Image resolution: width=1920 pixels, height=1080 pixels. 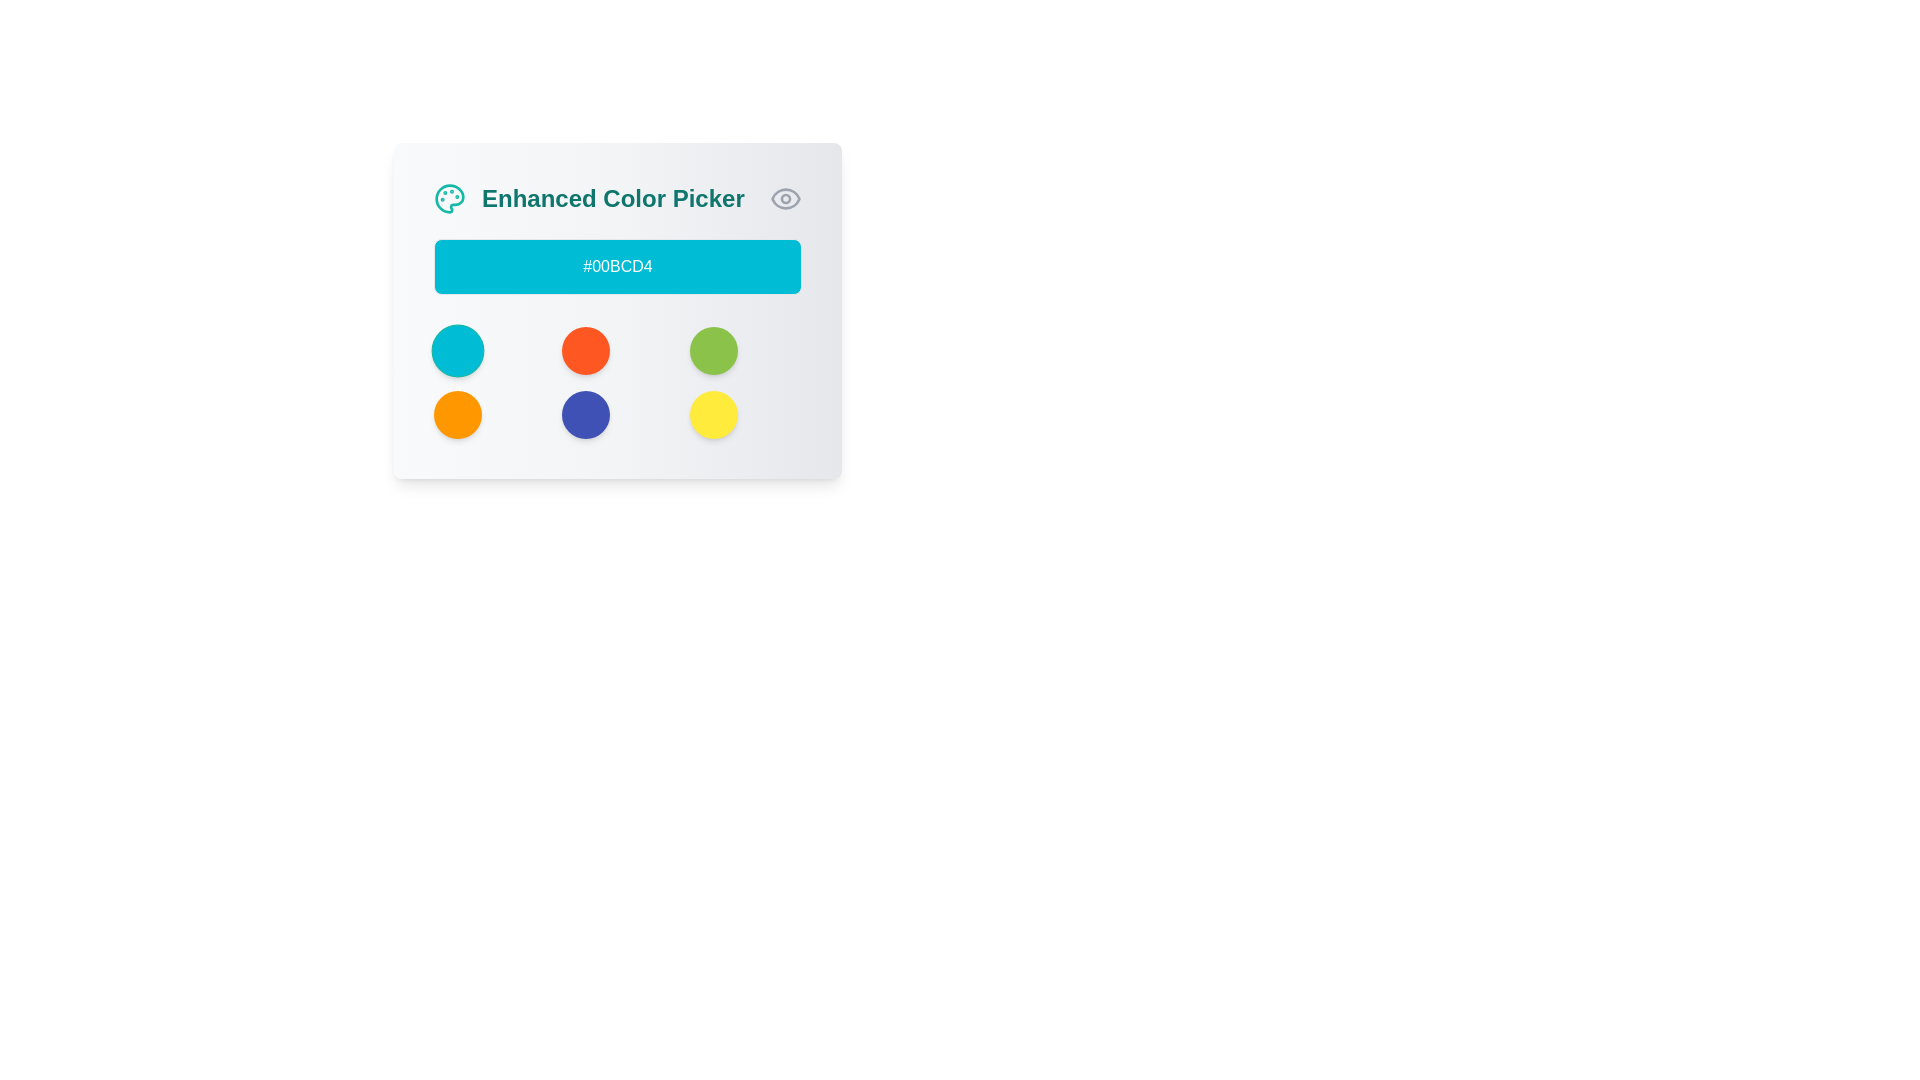 What do you see at coordinates (584, 350) in the screenshot?
I see `the bright orange circular Color selection button located in the second position of the top row in a 3x2 grid layout` at bounding box center [584, 350].